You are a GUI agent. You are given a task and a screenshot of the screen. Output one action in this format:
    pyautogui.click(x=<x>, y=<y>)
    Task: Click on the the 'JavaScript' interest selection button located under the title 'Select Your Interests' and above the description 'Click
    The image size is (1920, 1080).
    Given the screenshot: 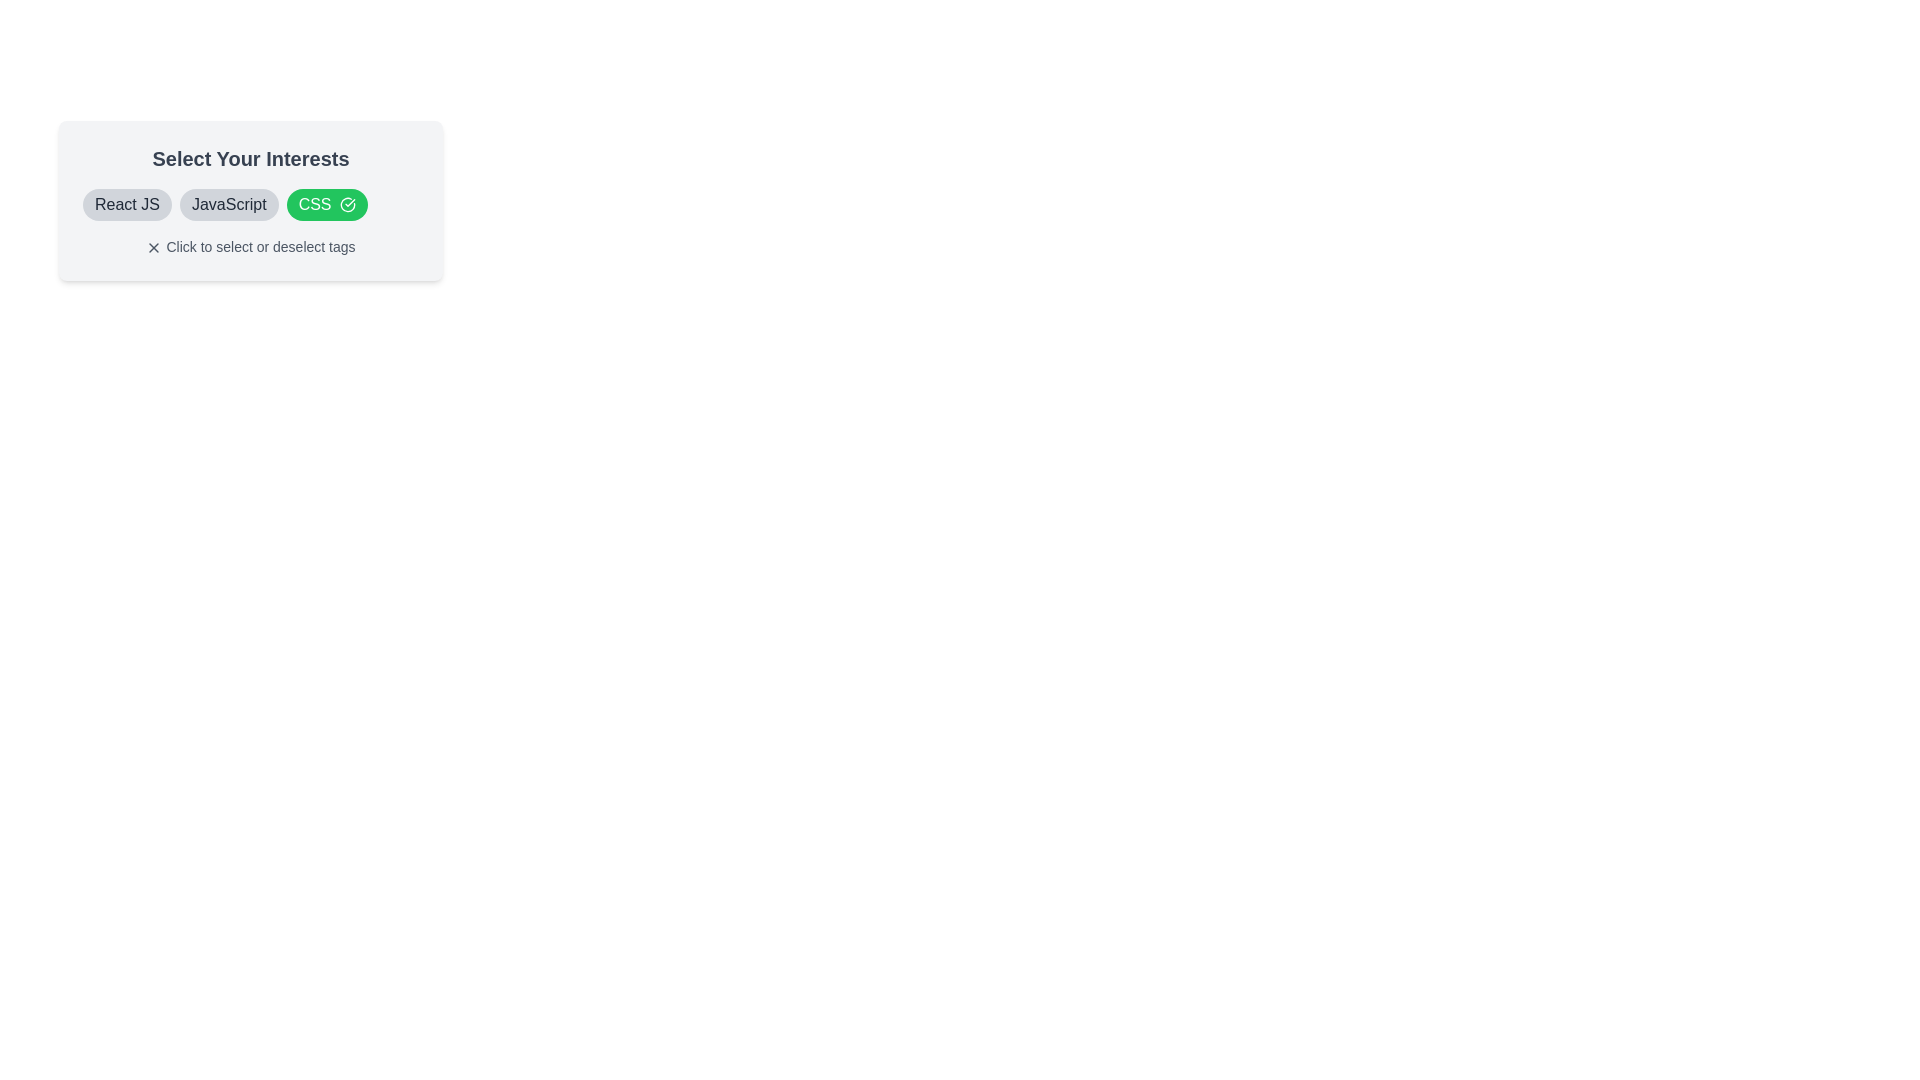 What is the action you would take?
    pyautogui.click(x=249, y=204)
    